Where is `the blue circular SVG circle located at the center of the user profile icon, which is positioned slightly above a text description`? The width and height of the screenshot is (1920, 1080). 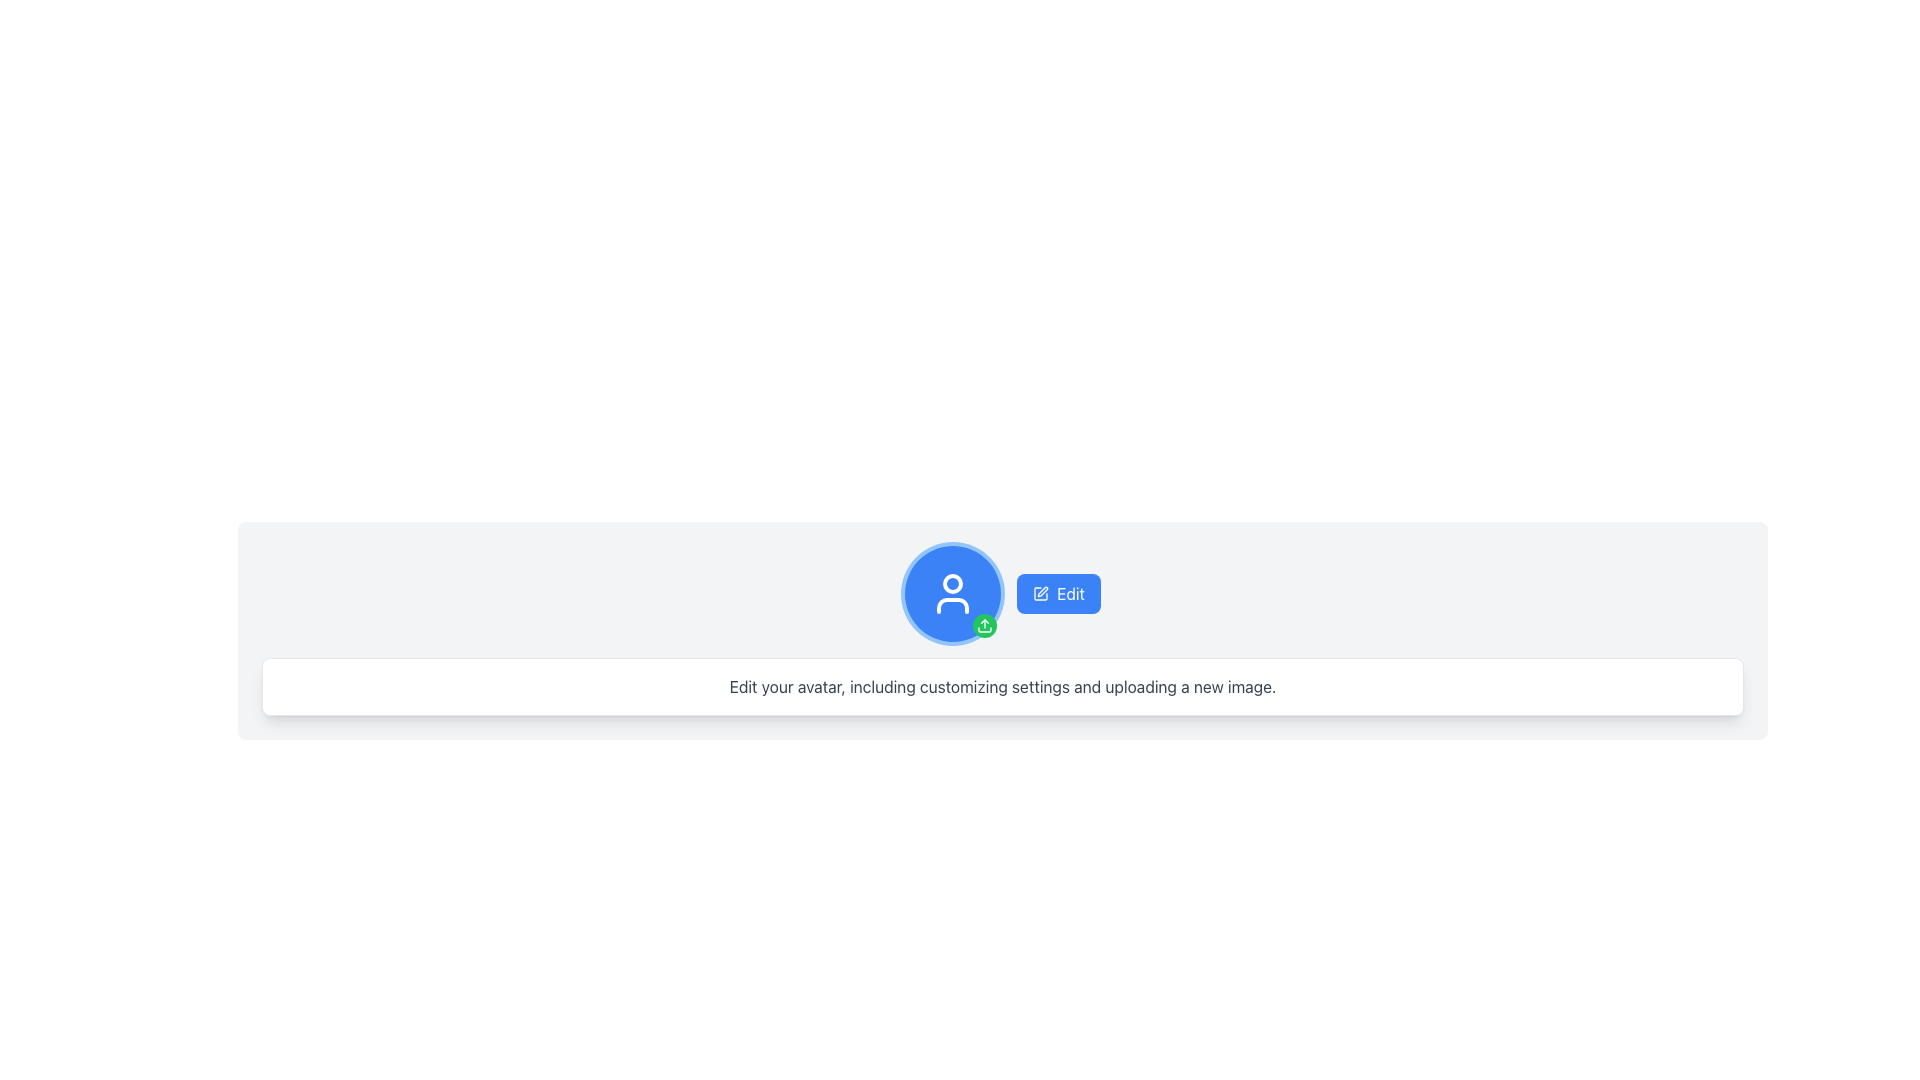
the blue circular SVG circle located at the center of the user profile icon, which is positioned slightly above a text description is located at coordinates (952, 583).